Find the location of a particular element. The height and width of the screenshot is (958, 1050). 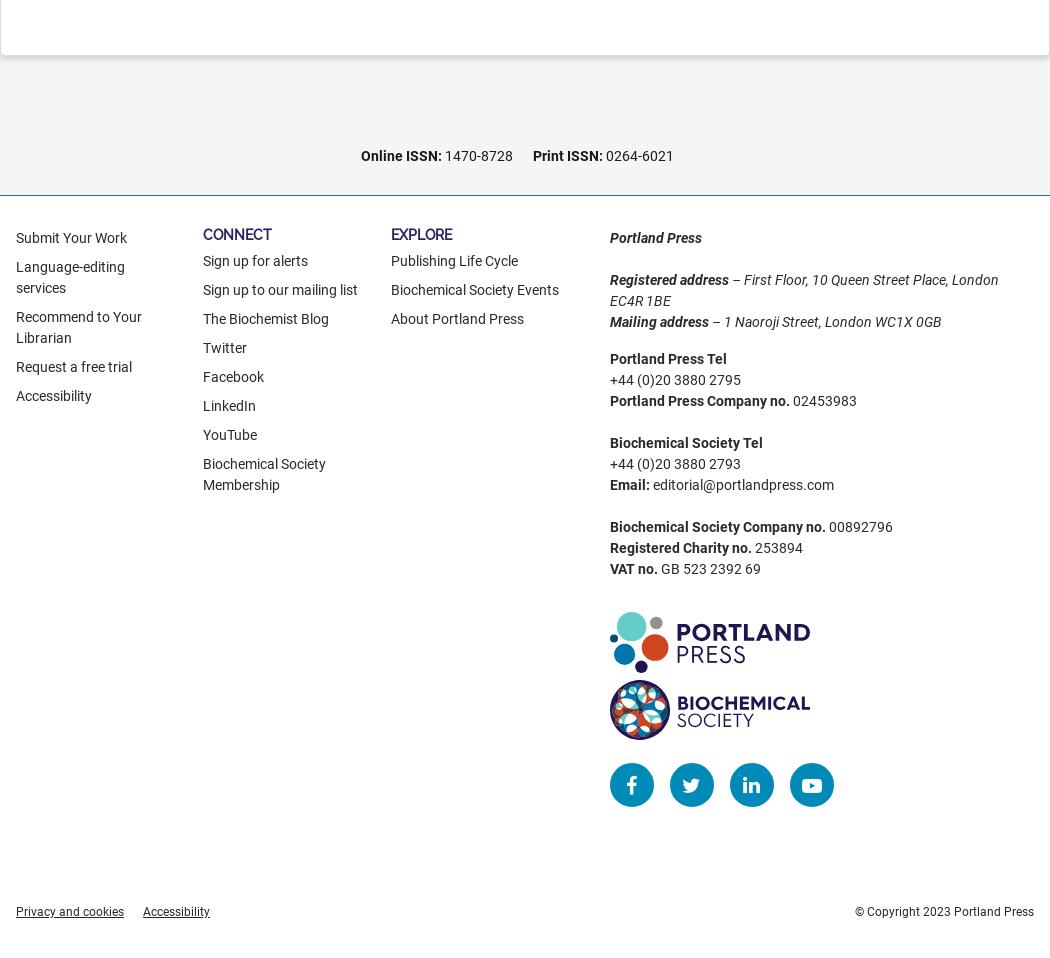

'Biochemical Society Tel' is located at coordinates (685, 442).